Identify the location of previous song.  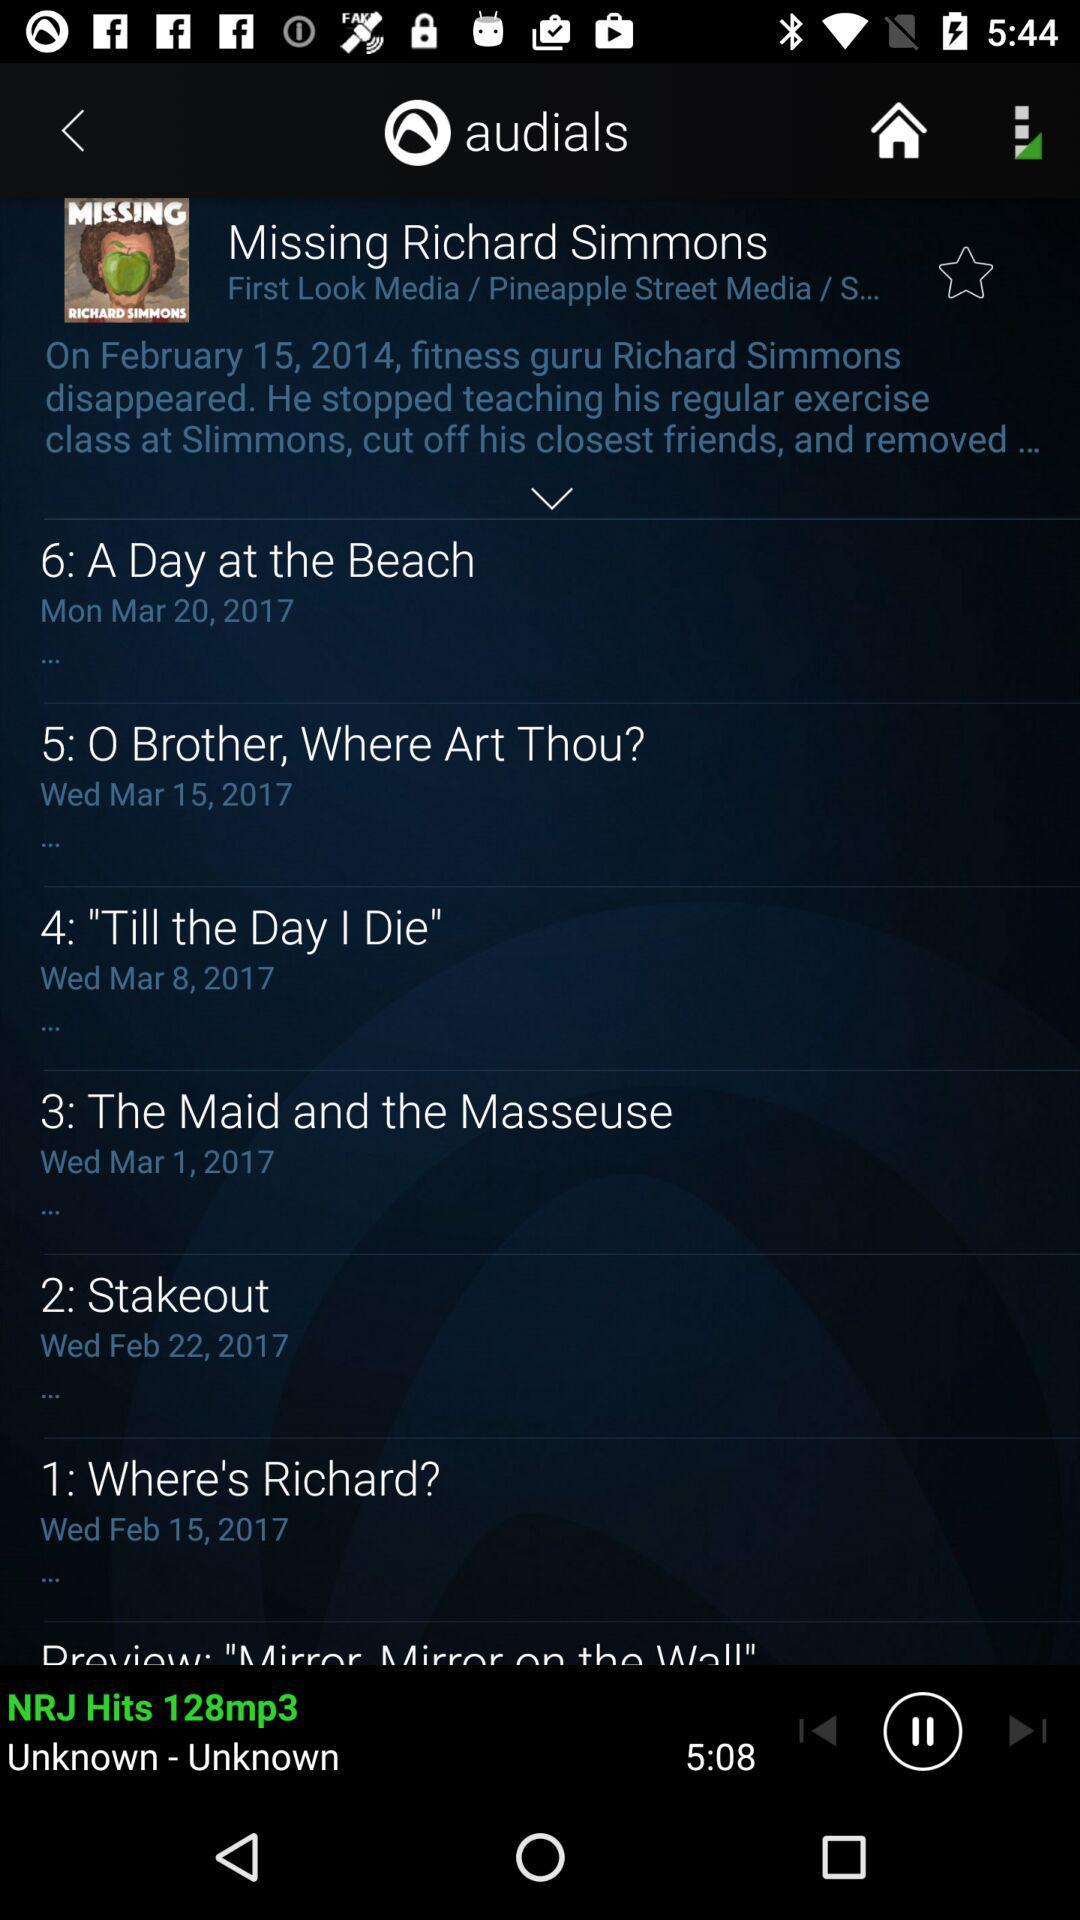
(817, 1730).